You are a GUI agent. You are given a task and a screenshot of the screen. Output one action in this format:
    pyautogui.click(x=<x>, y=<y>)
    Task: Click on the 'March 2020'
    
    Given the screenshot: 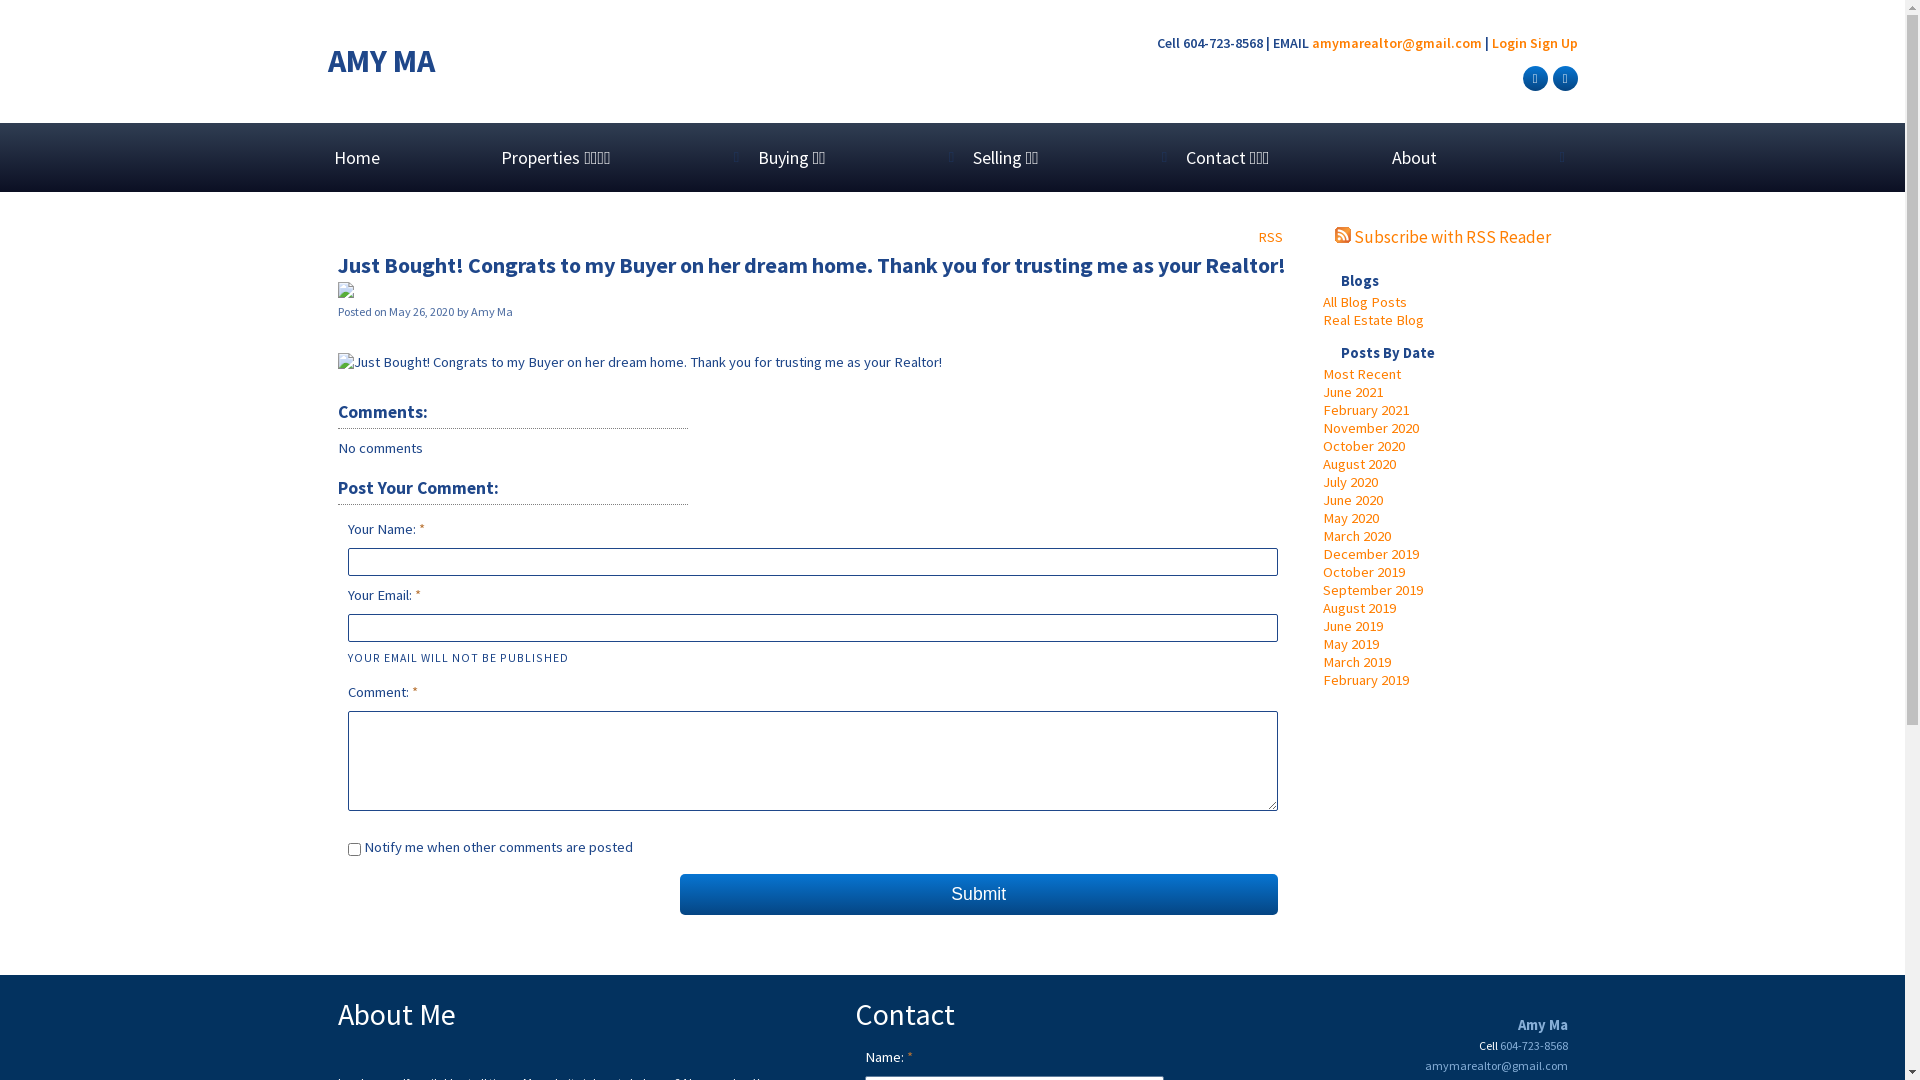 What is the action you would take?
    pyautogui.click(x=1356, y=535)
    